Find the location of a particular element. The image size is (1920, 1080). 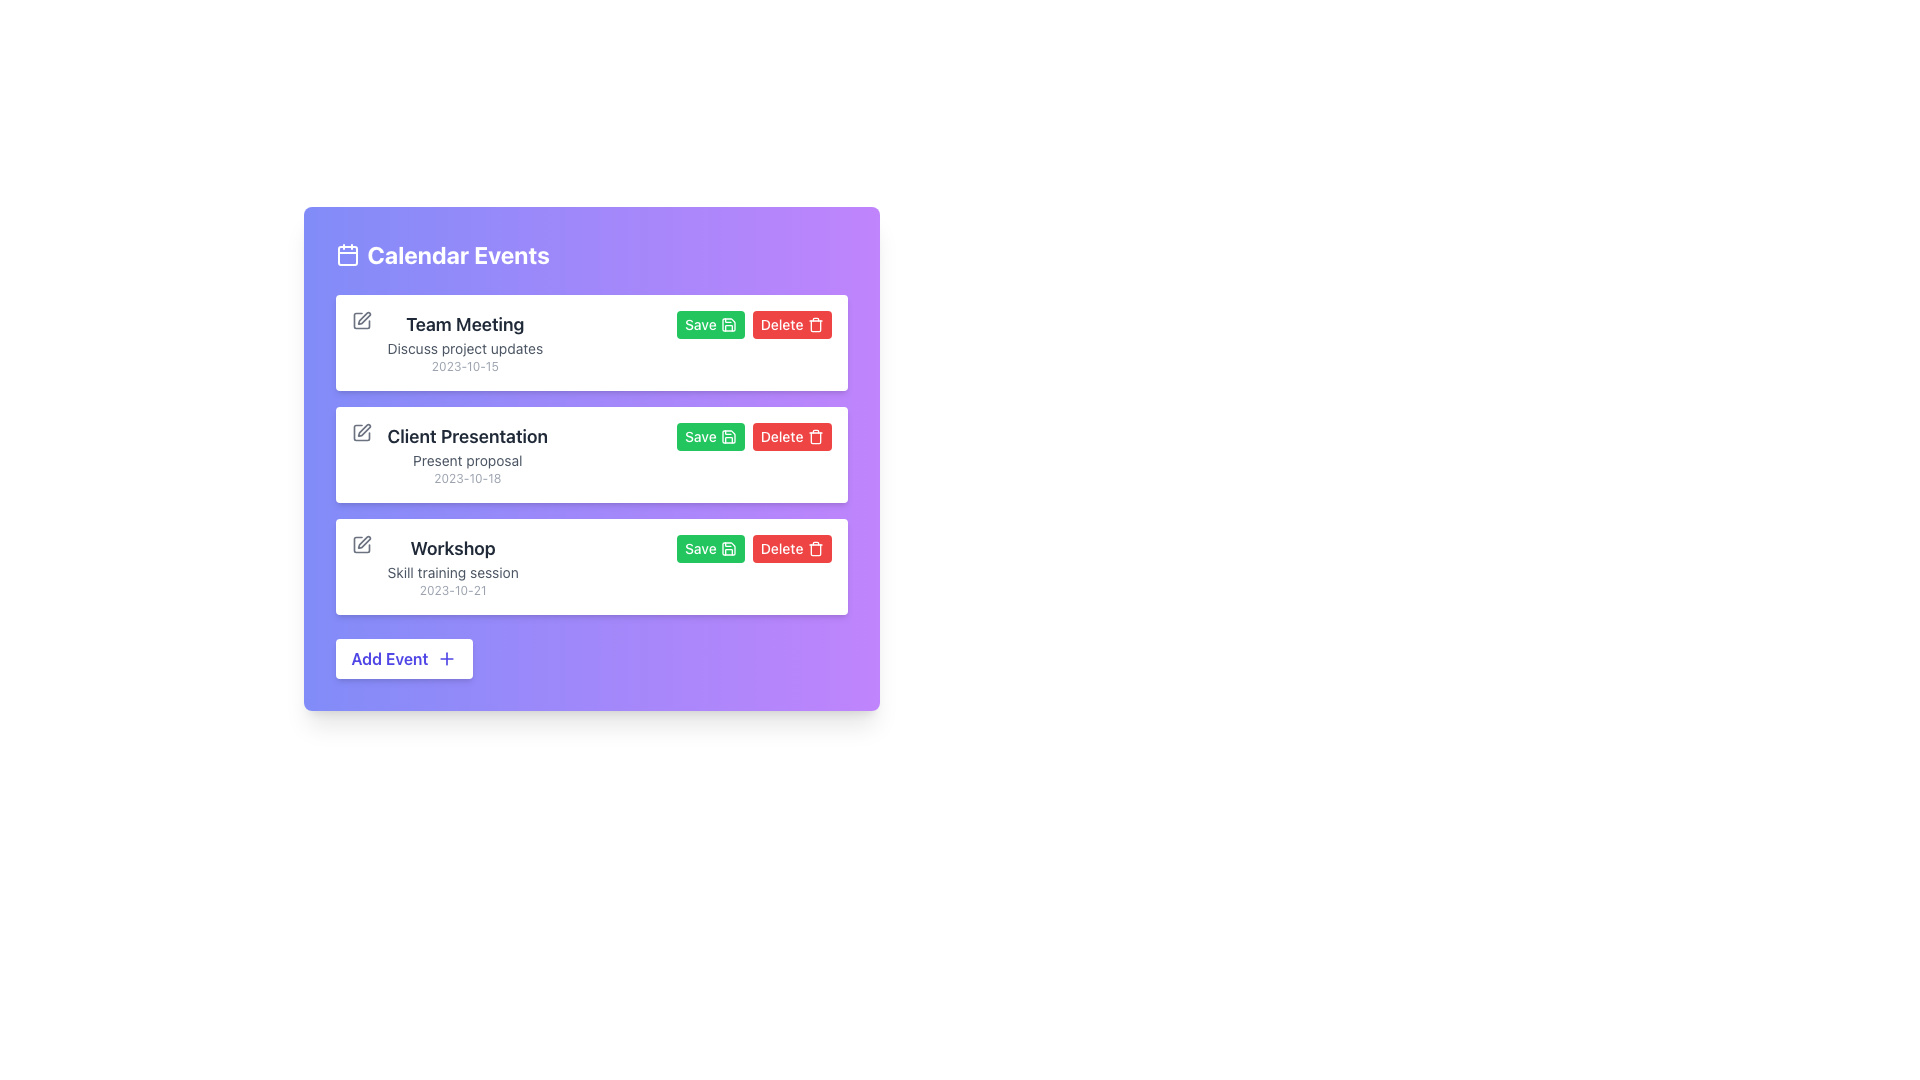

the edit icon button located at the leftmost side of the 'Workshop' event row to modify the event details is located at coordinates (361, 544).